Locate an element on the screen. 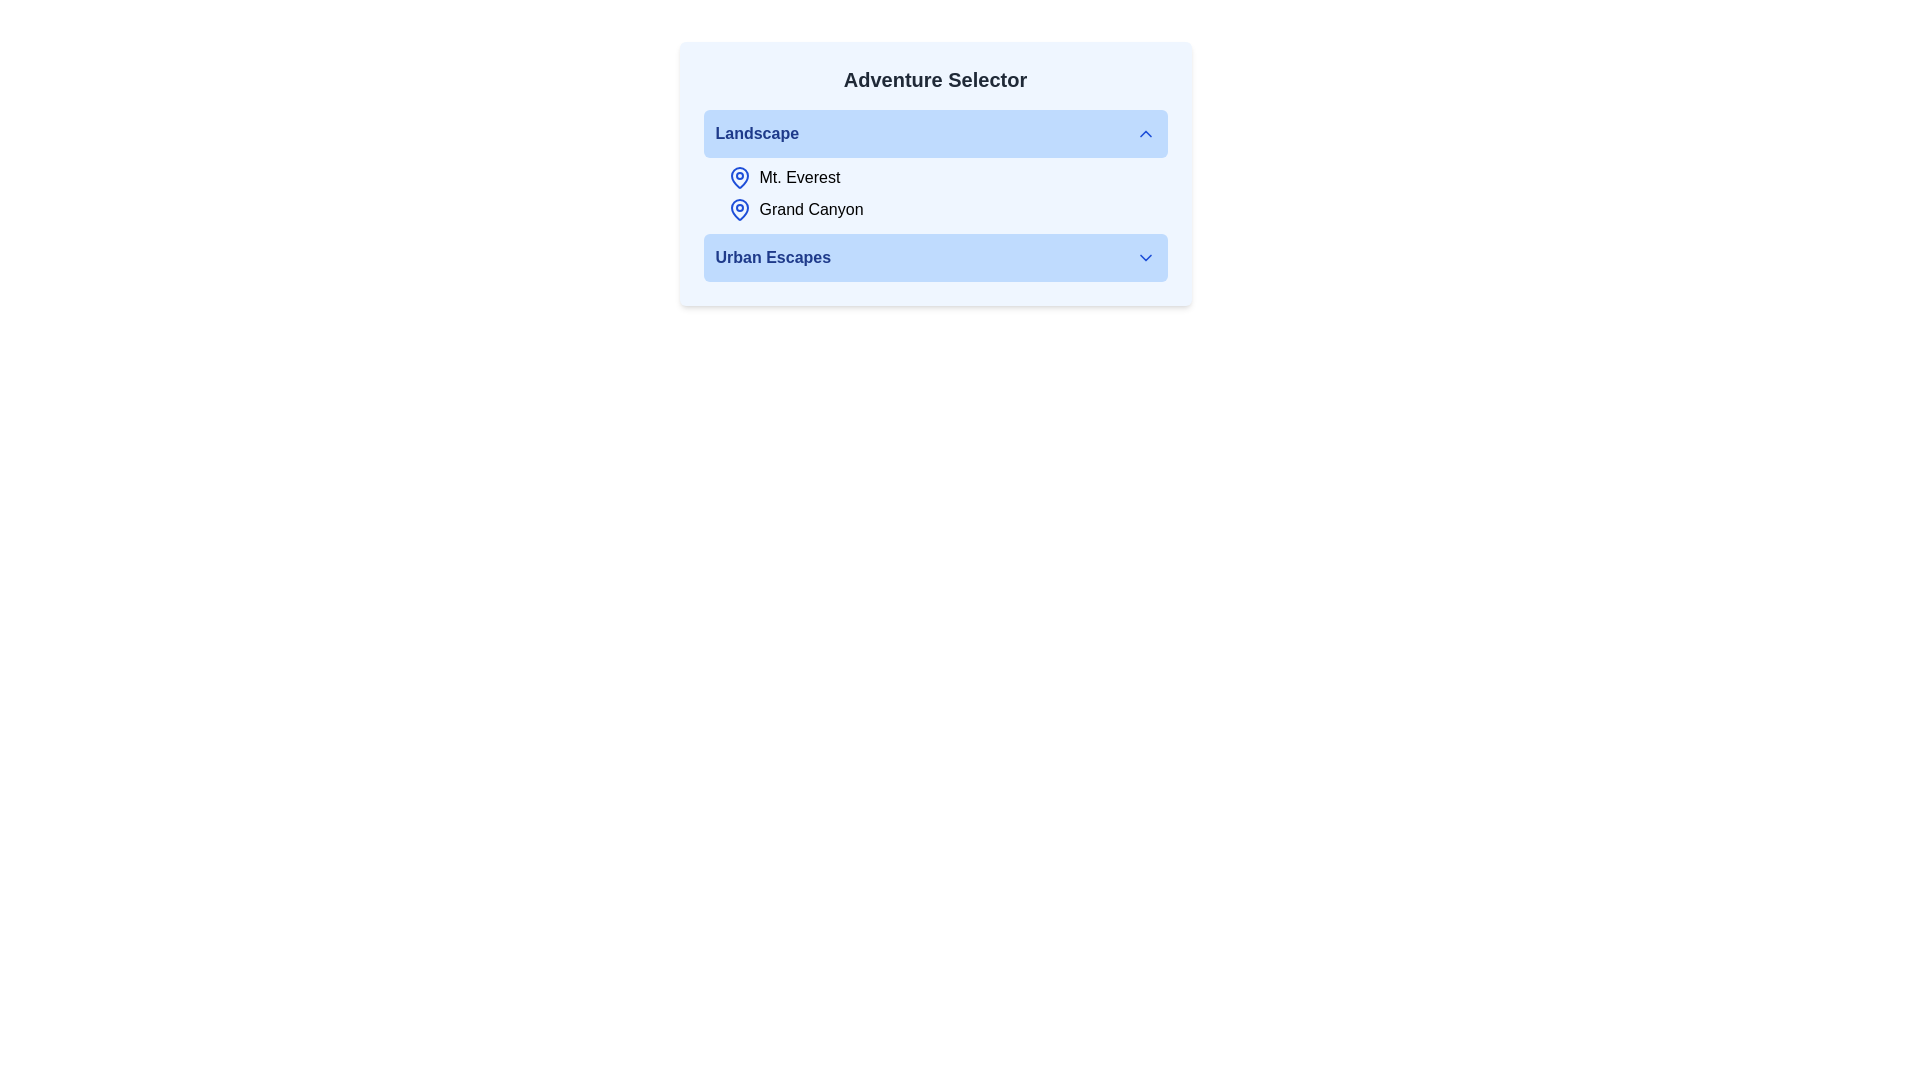 The width and height of the screenshot is (1920, 1080). the downward-facing chevron icon located on the right side of the 'Urban Escapes' button is located at coordinates (1145, 257).